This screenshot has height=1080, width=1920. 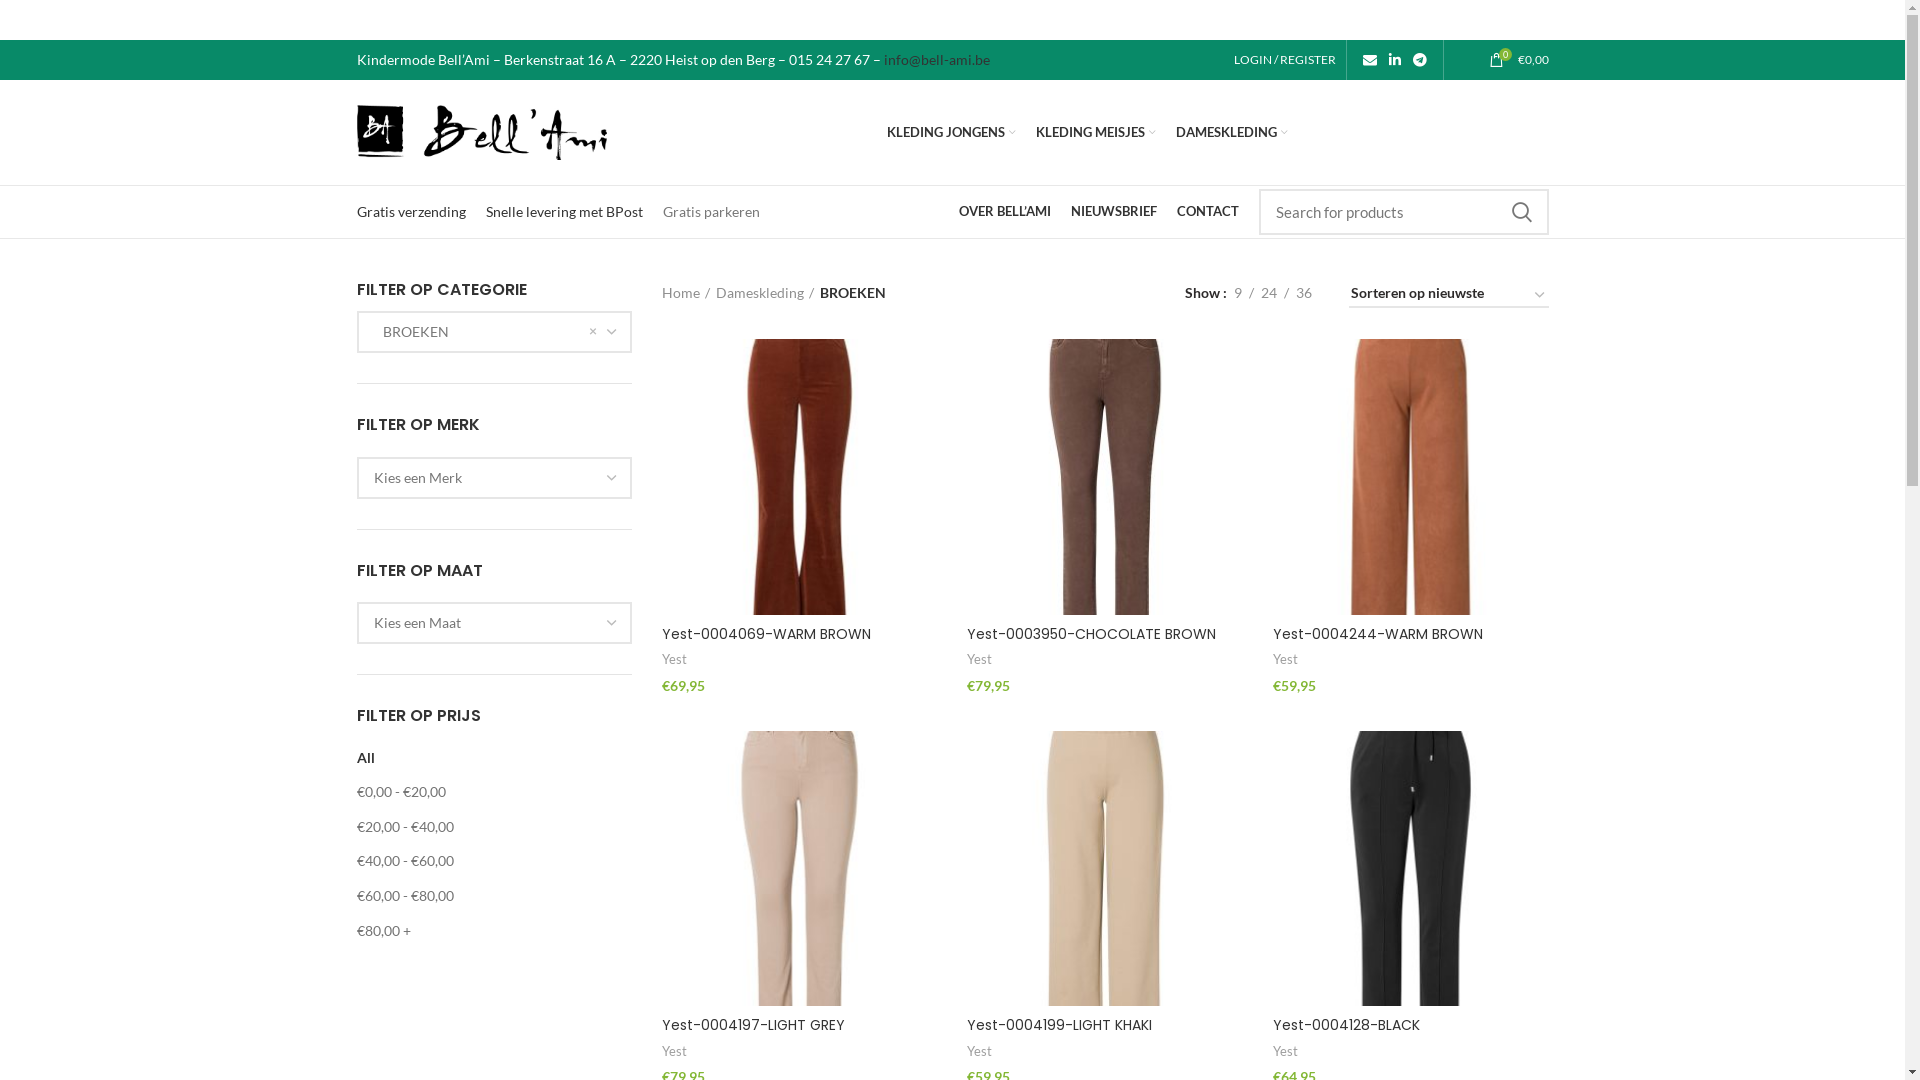 What do you see at coordinates (1094, 131) in the screenshot?
I see `'KLEDING MEISJES'` at bounding box center [1094, 131].